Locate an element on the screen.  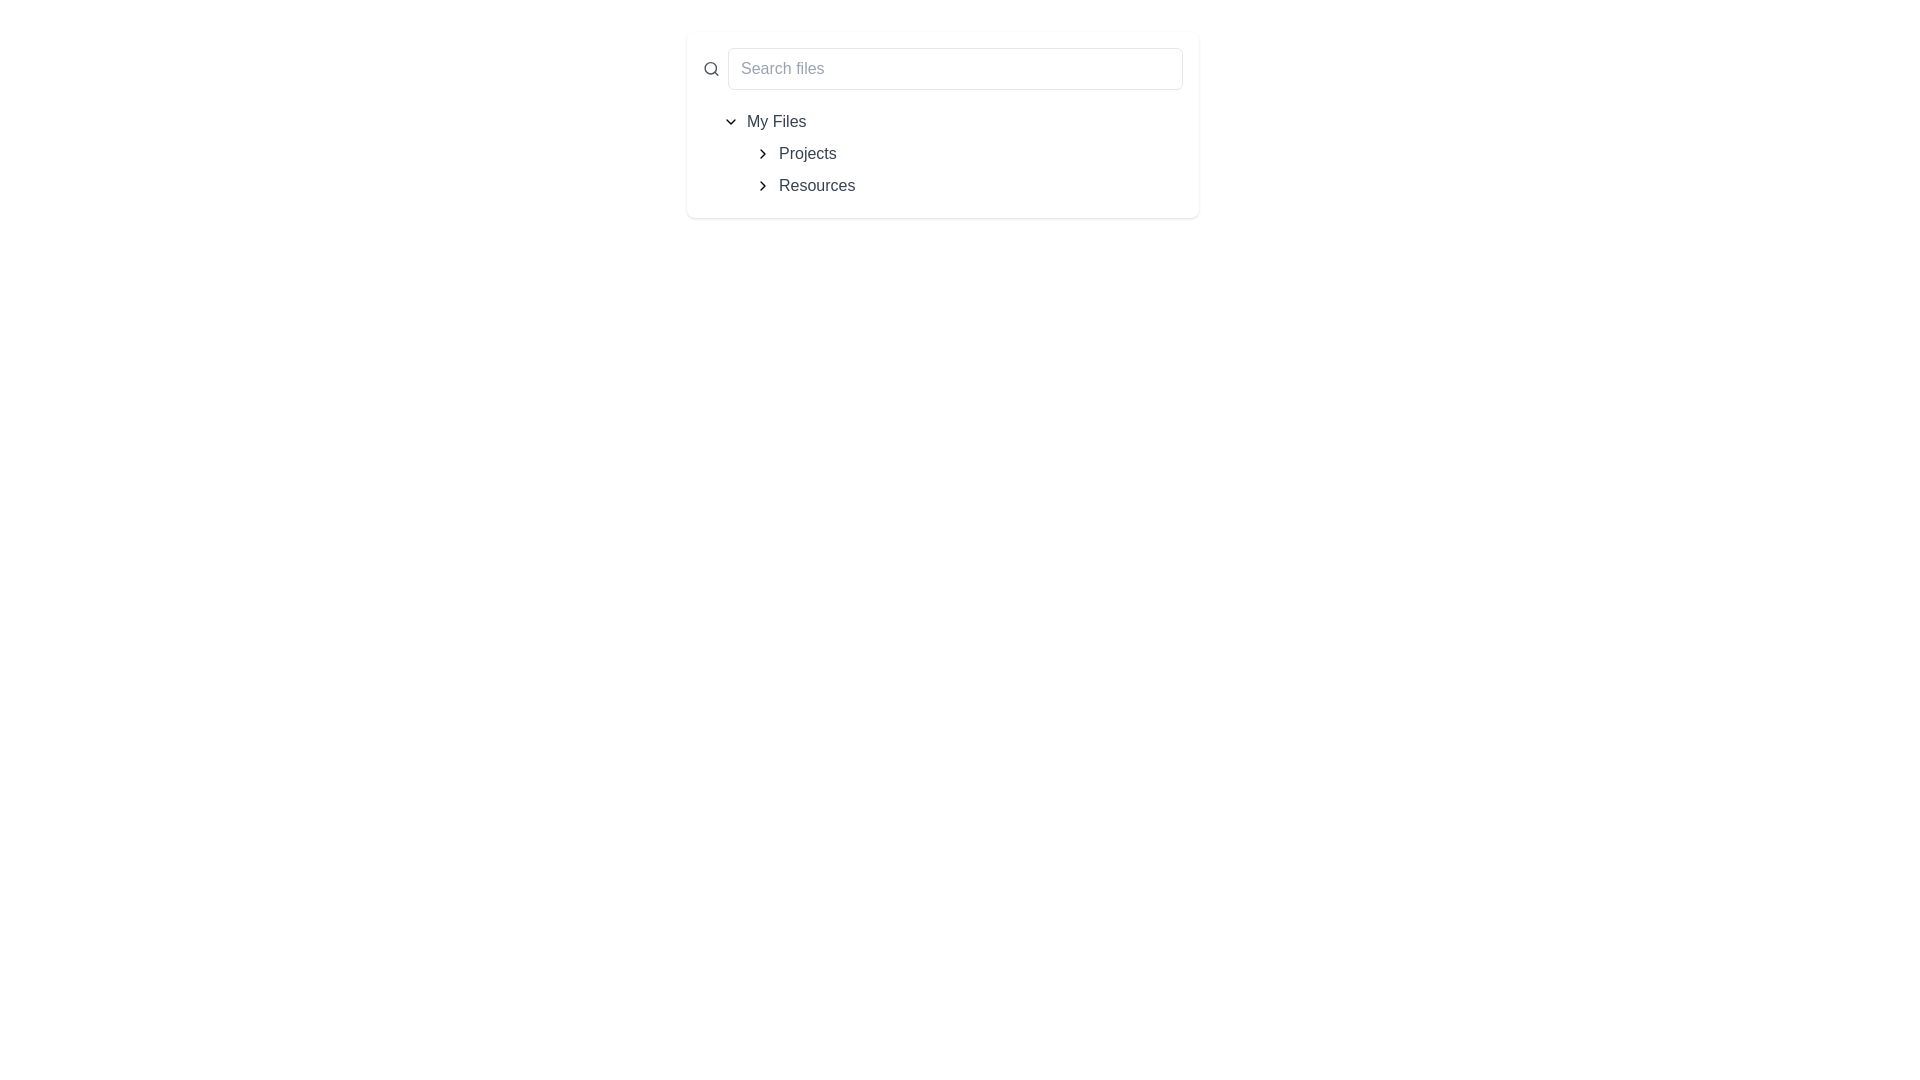
the 'My Files' entry in the Hierarchical Navigation List, which displays a basic file structure with modern UI aesthetics is located at coordinates (941, 153).